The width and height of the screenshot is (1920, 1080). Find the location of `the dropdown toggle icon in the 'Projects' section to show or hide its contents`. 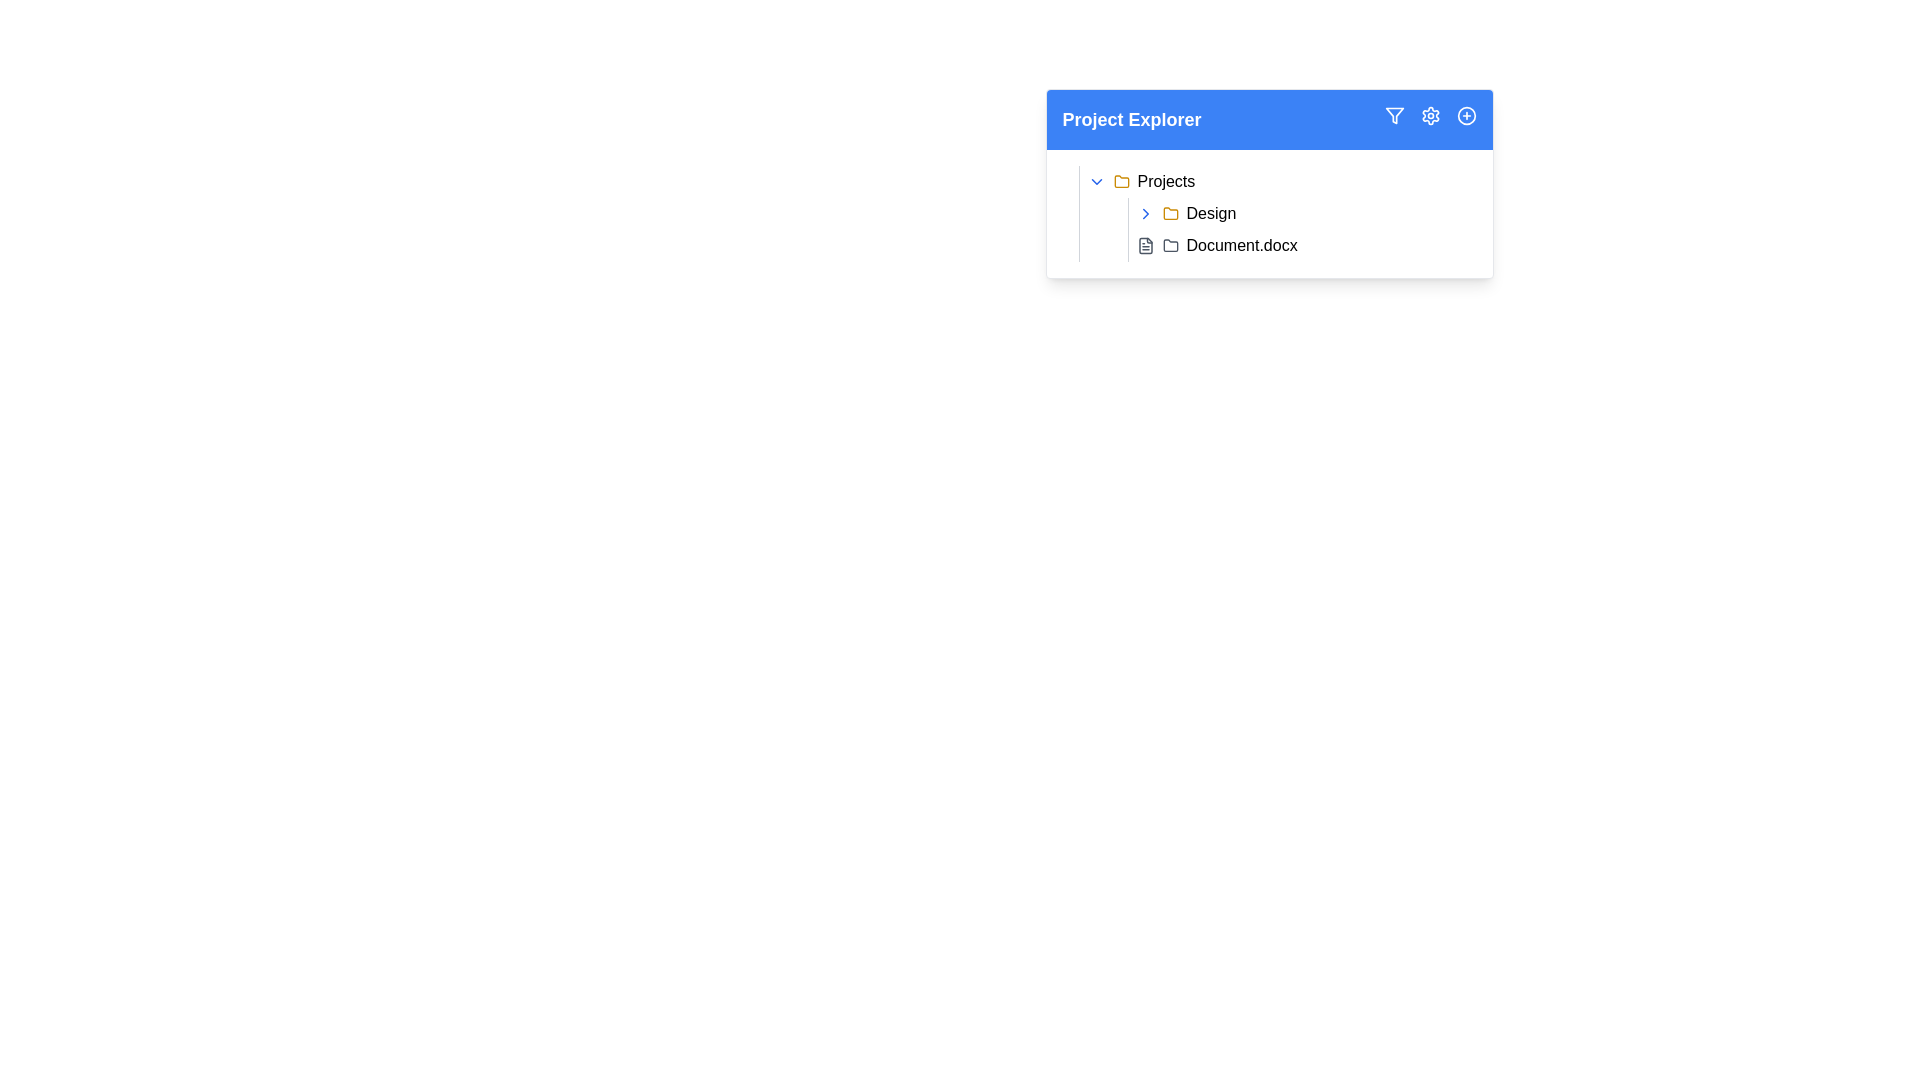

the dropdown toggle icon in the 'Projects' section to show or hide its contents is located at coordinates (1095, 181).